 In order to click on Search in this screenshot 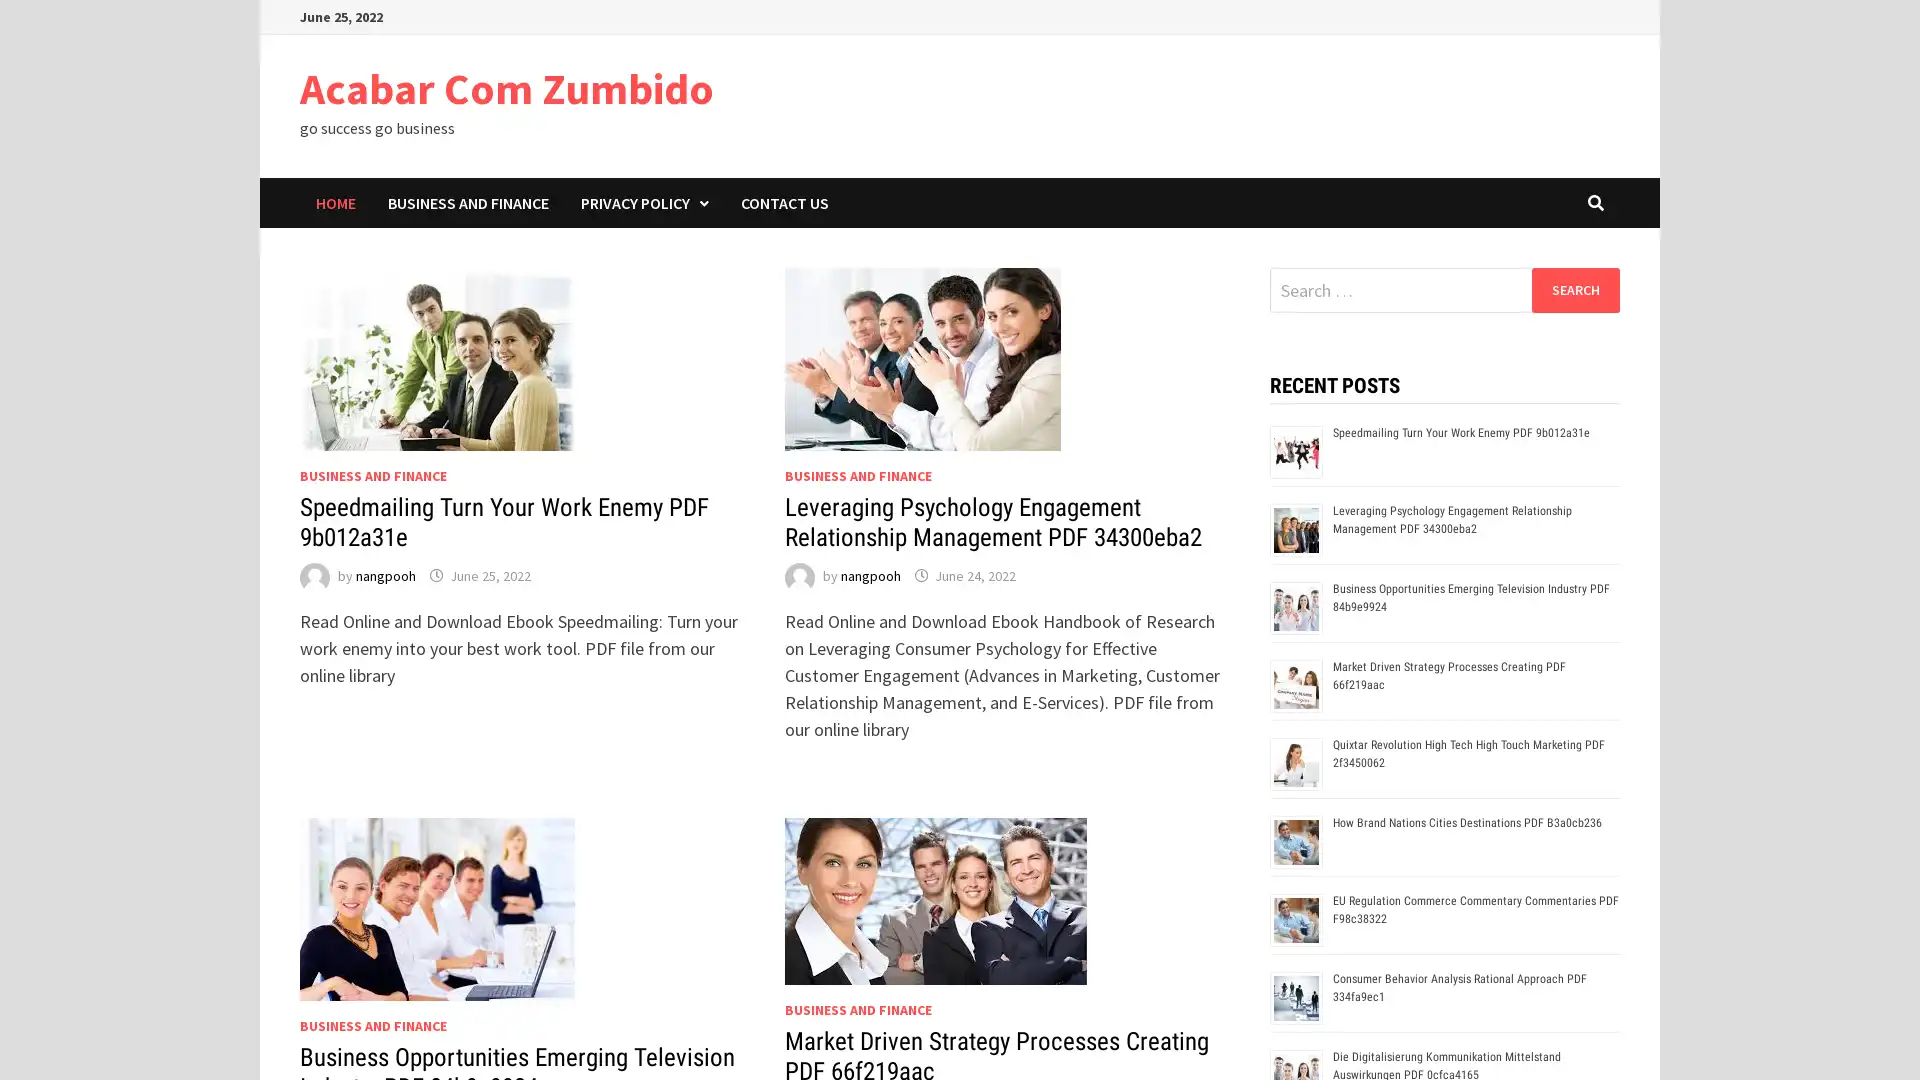, I will do `click(1574, 289)`.